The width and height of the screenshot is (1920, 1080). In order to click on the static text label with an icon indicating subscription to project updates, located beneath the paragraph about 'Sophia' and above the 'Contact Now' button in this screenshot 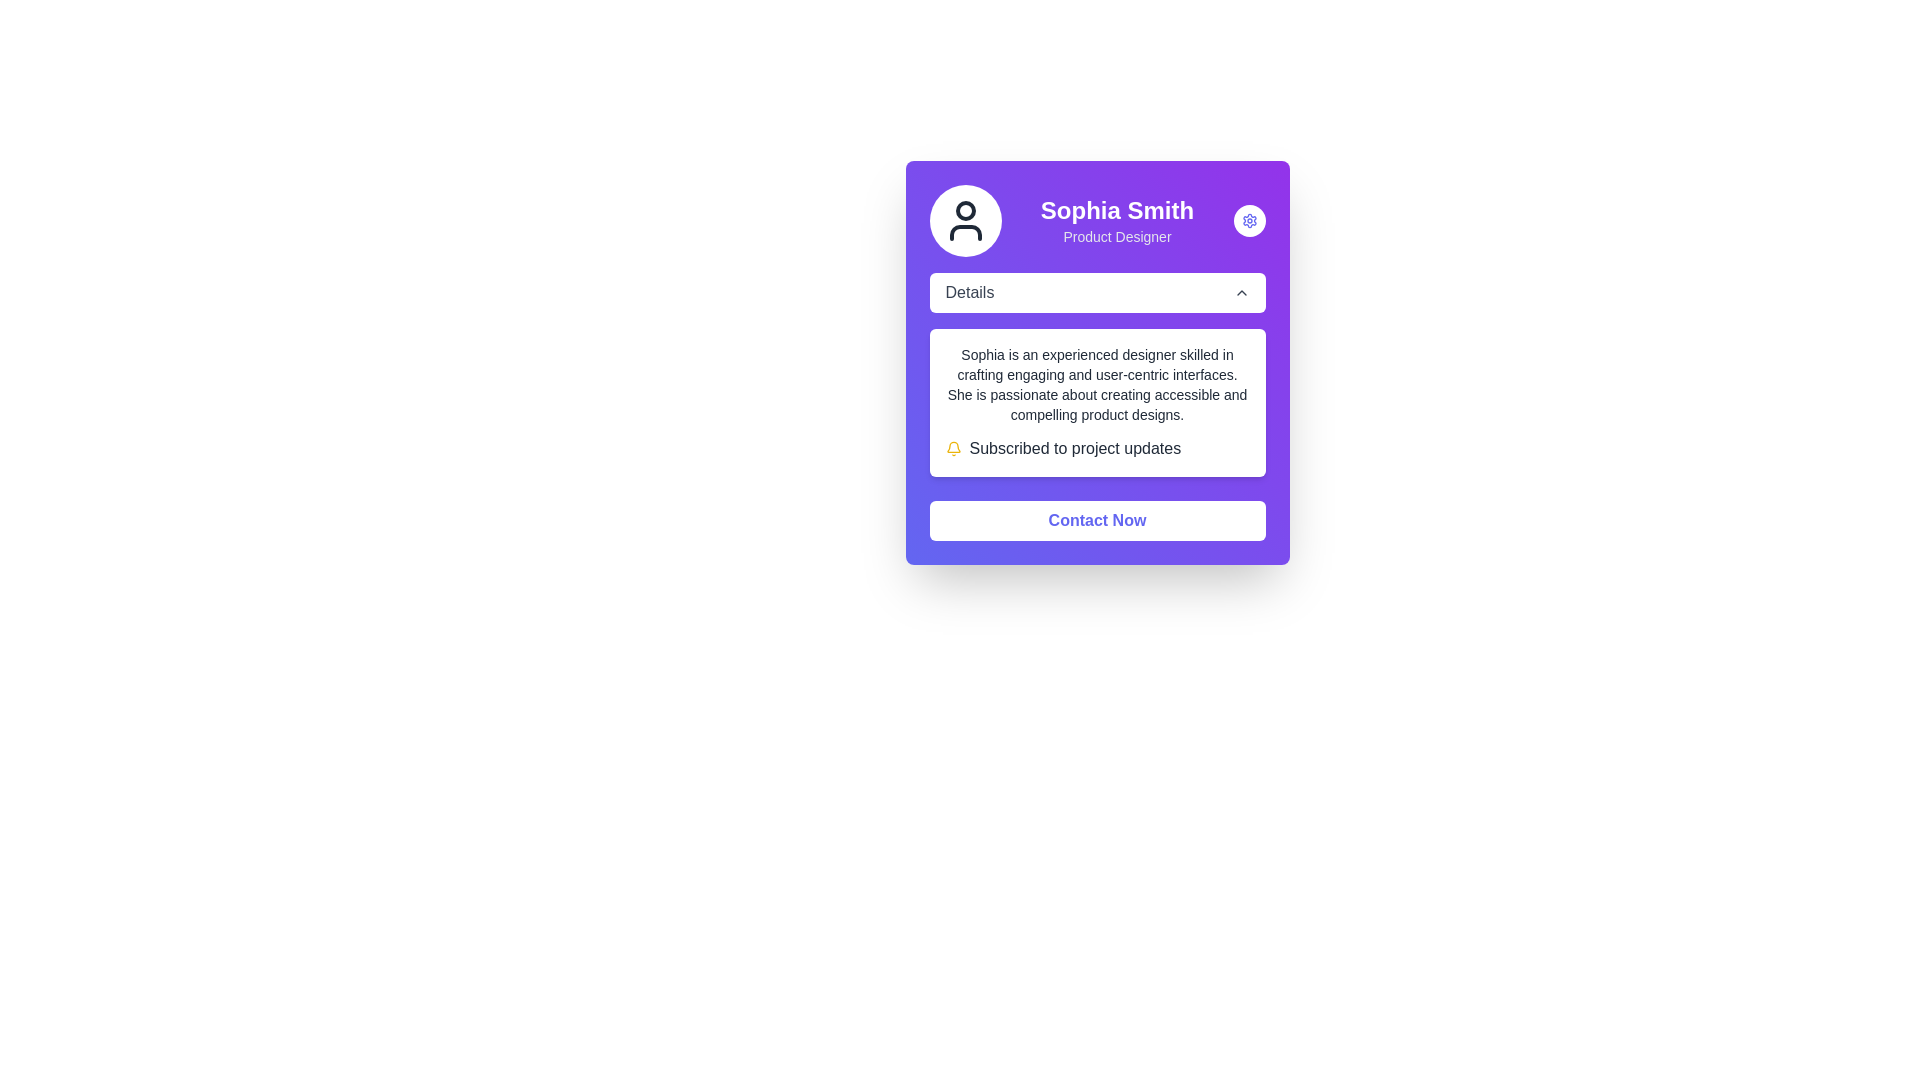, I will do `click(1096, 447)`.